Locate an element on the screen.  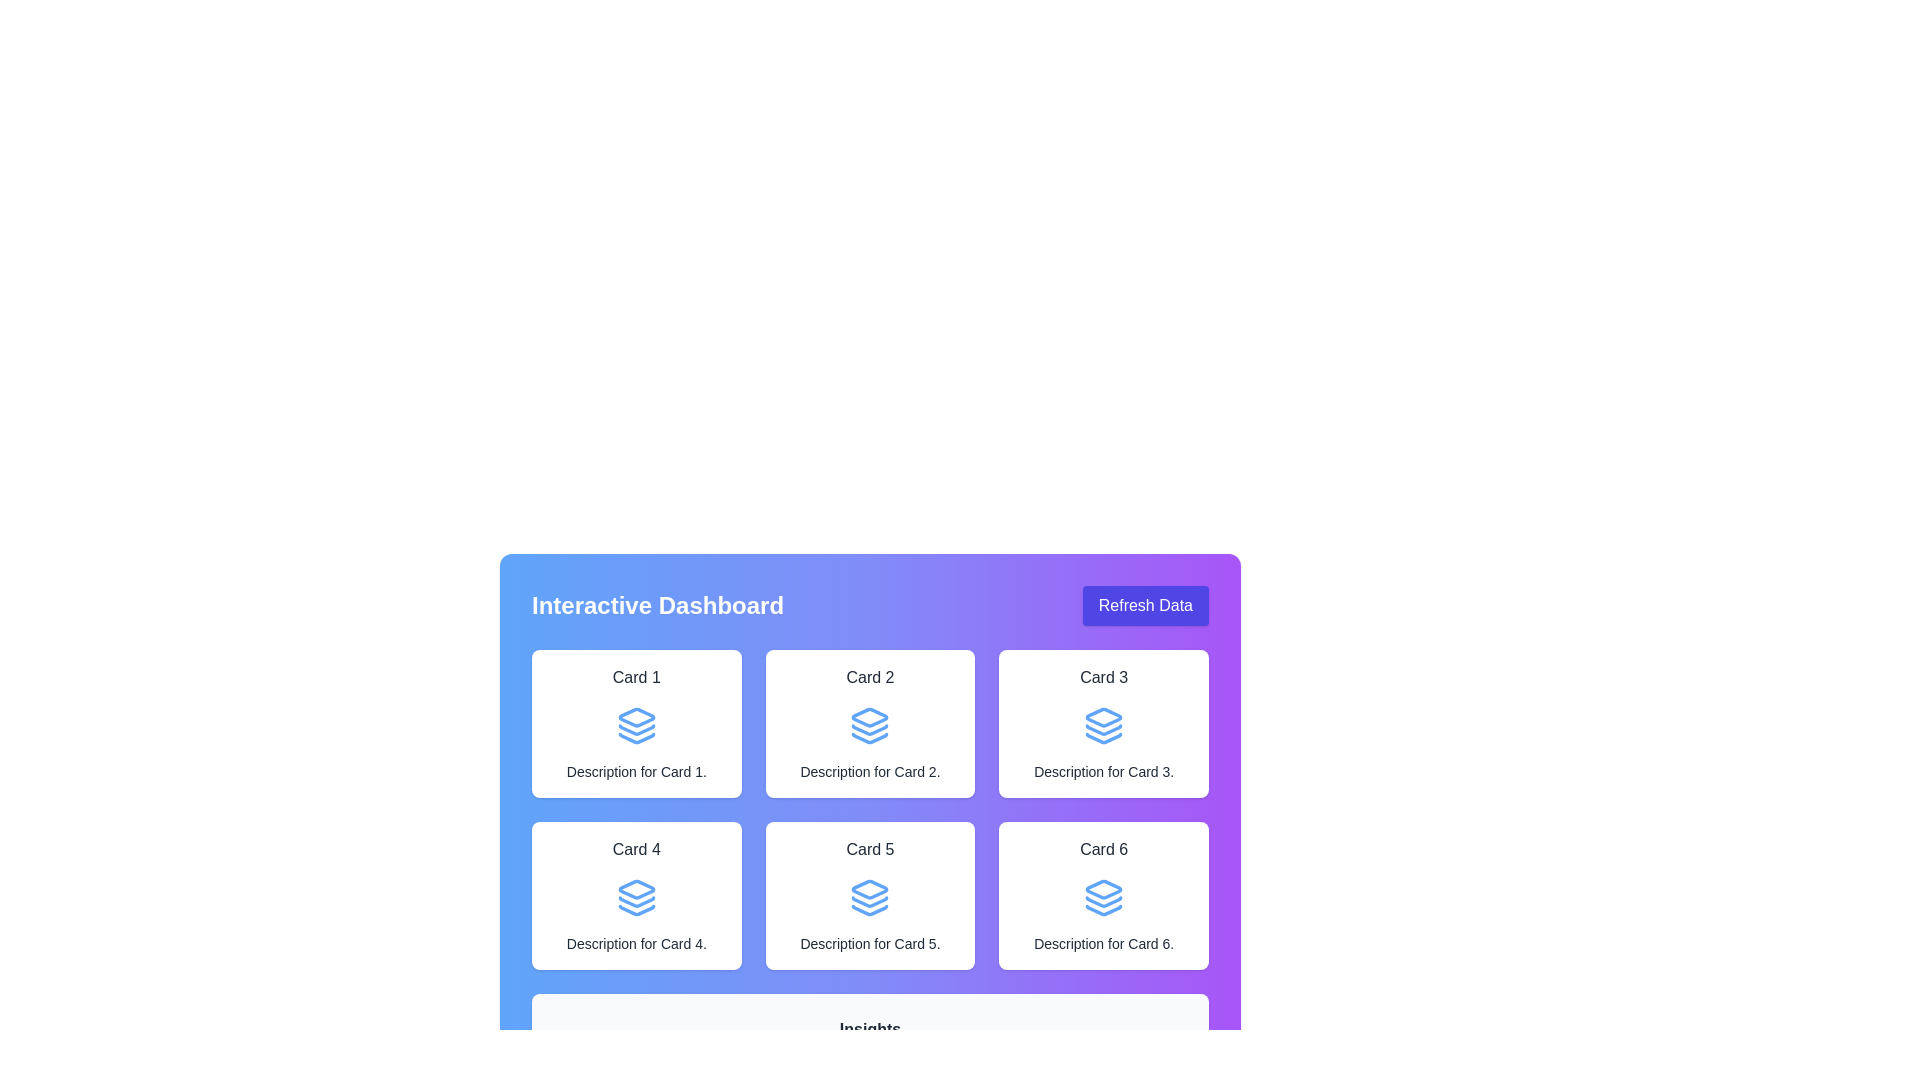
the Text label that serves as a title for the second card in the second row of the grid layout, distinguishing it from other cards is located at coordinates (870, 849).